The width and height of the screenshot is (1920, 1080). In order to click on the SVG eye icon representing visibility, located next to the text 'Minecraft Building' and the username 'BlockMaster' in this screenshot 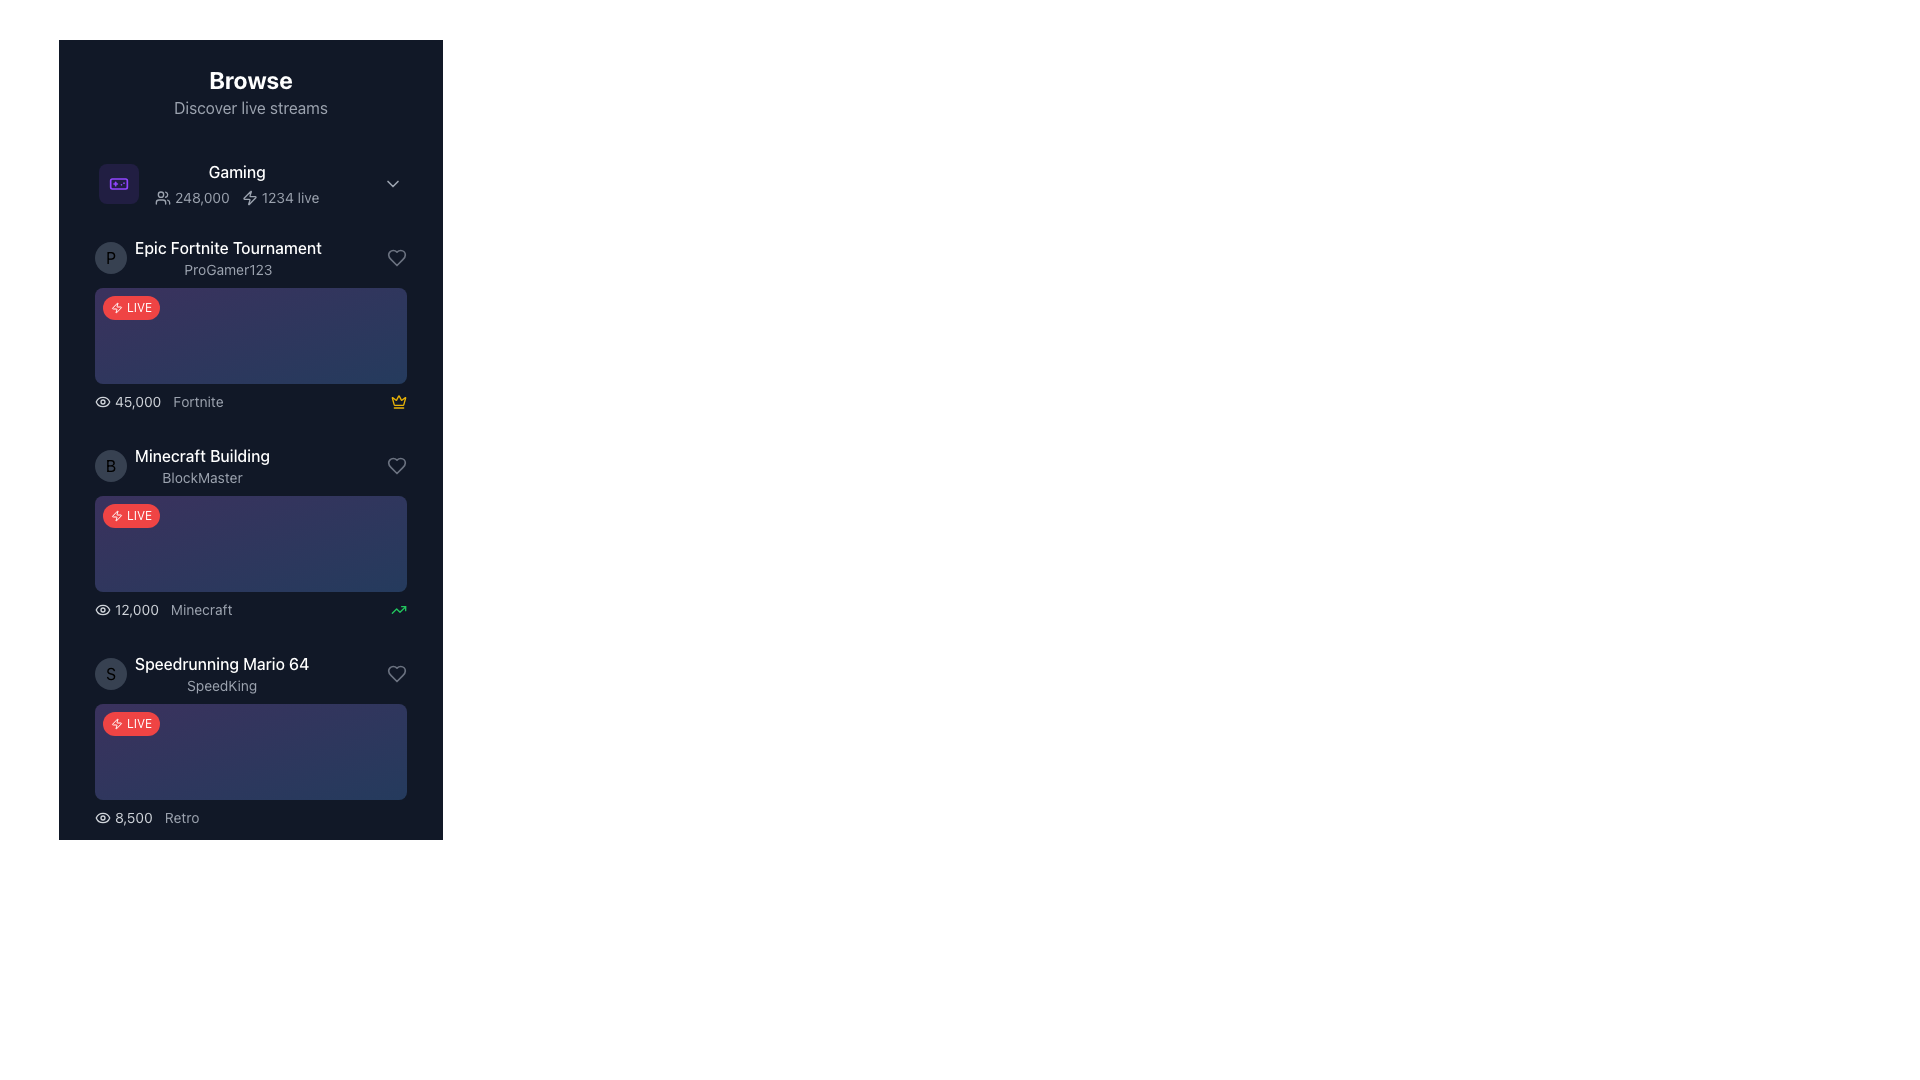, I will do `click(101, 817)`.